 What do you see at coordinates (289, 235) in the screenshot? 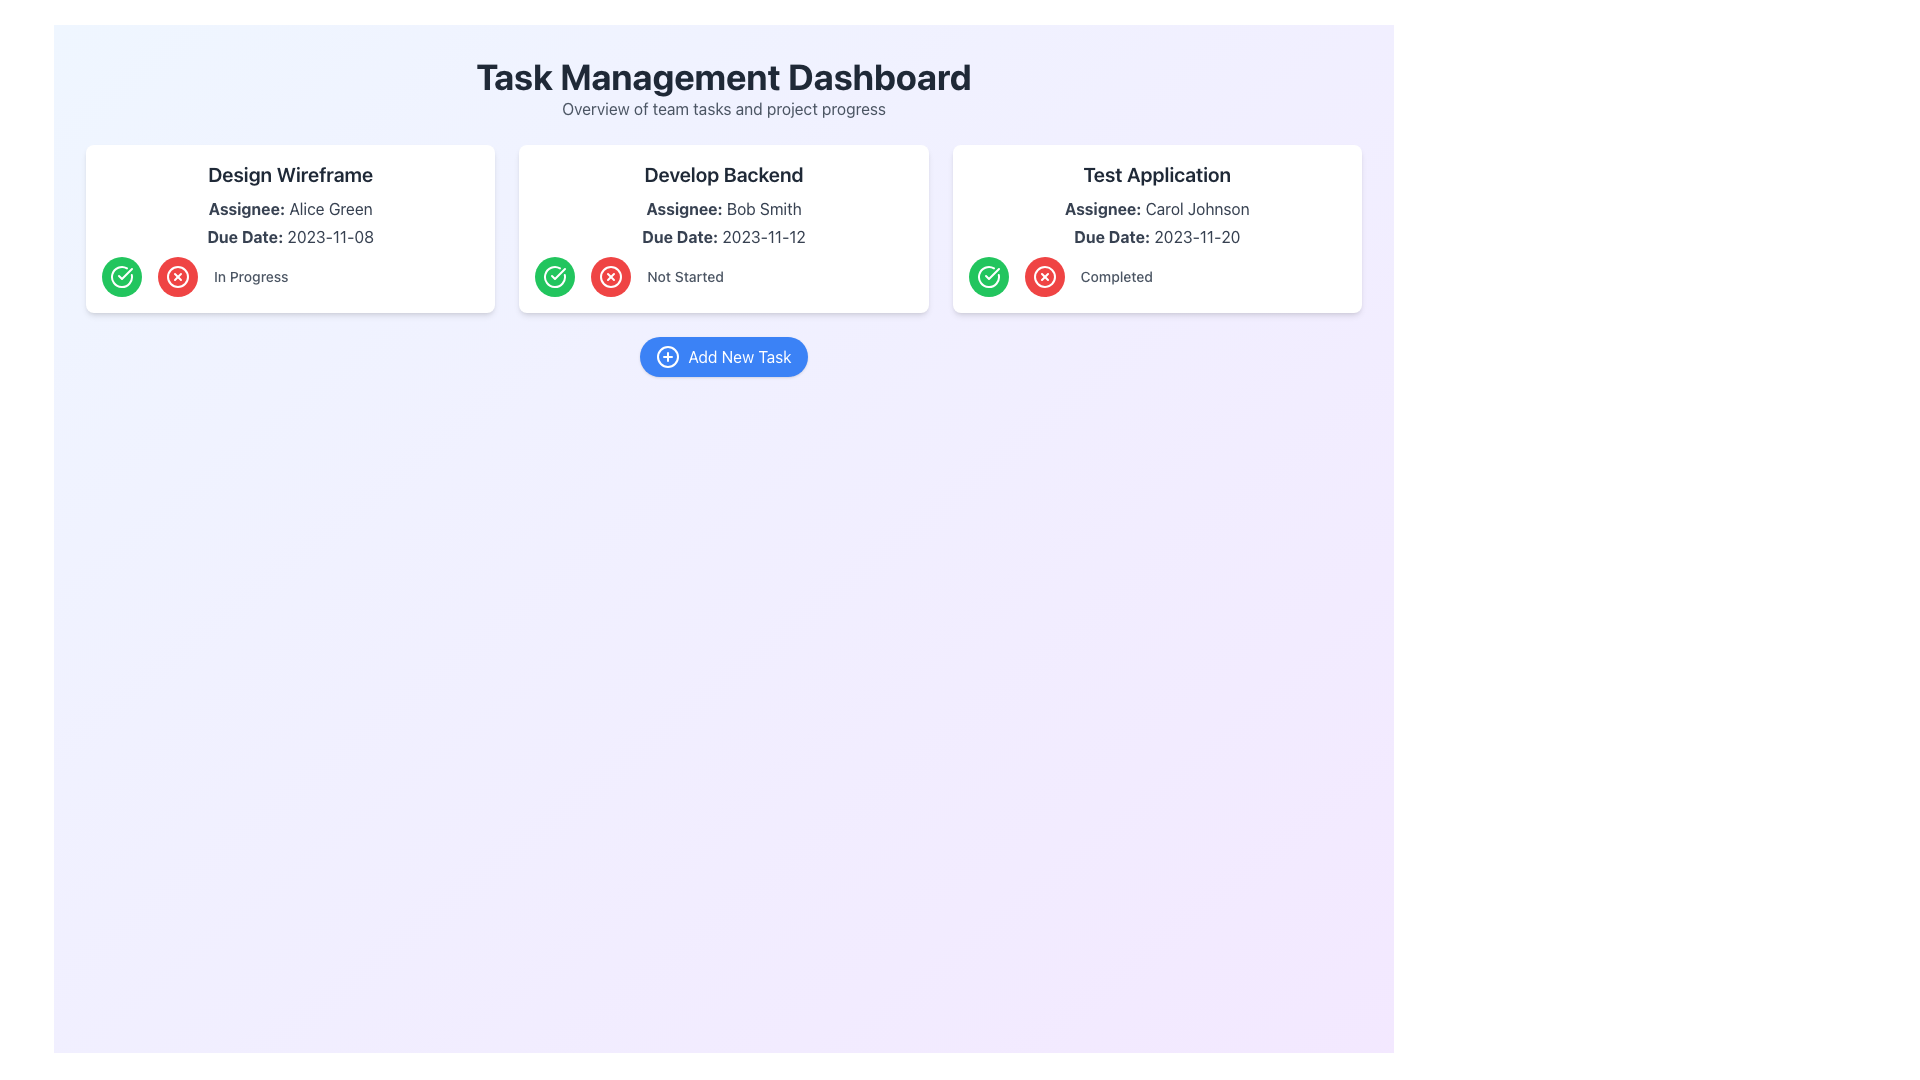
I see `due date text from the Text label located in the 'Design Wireframe' card, positioned beneath 'Assignee: Alice Green' and above the status indicator 'In Progress'` at bounding box center [289, 235].